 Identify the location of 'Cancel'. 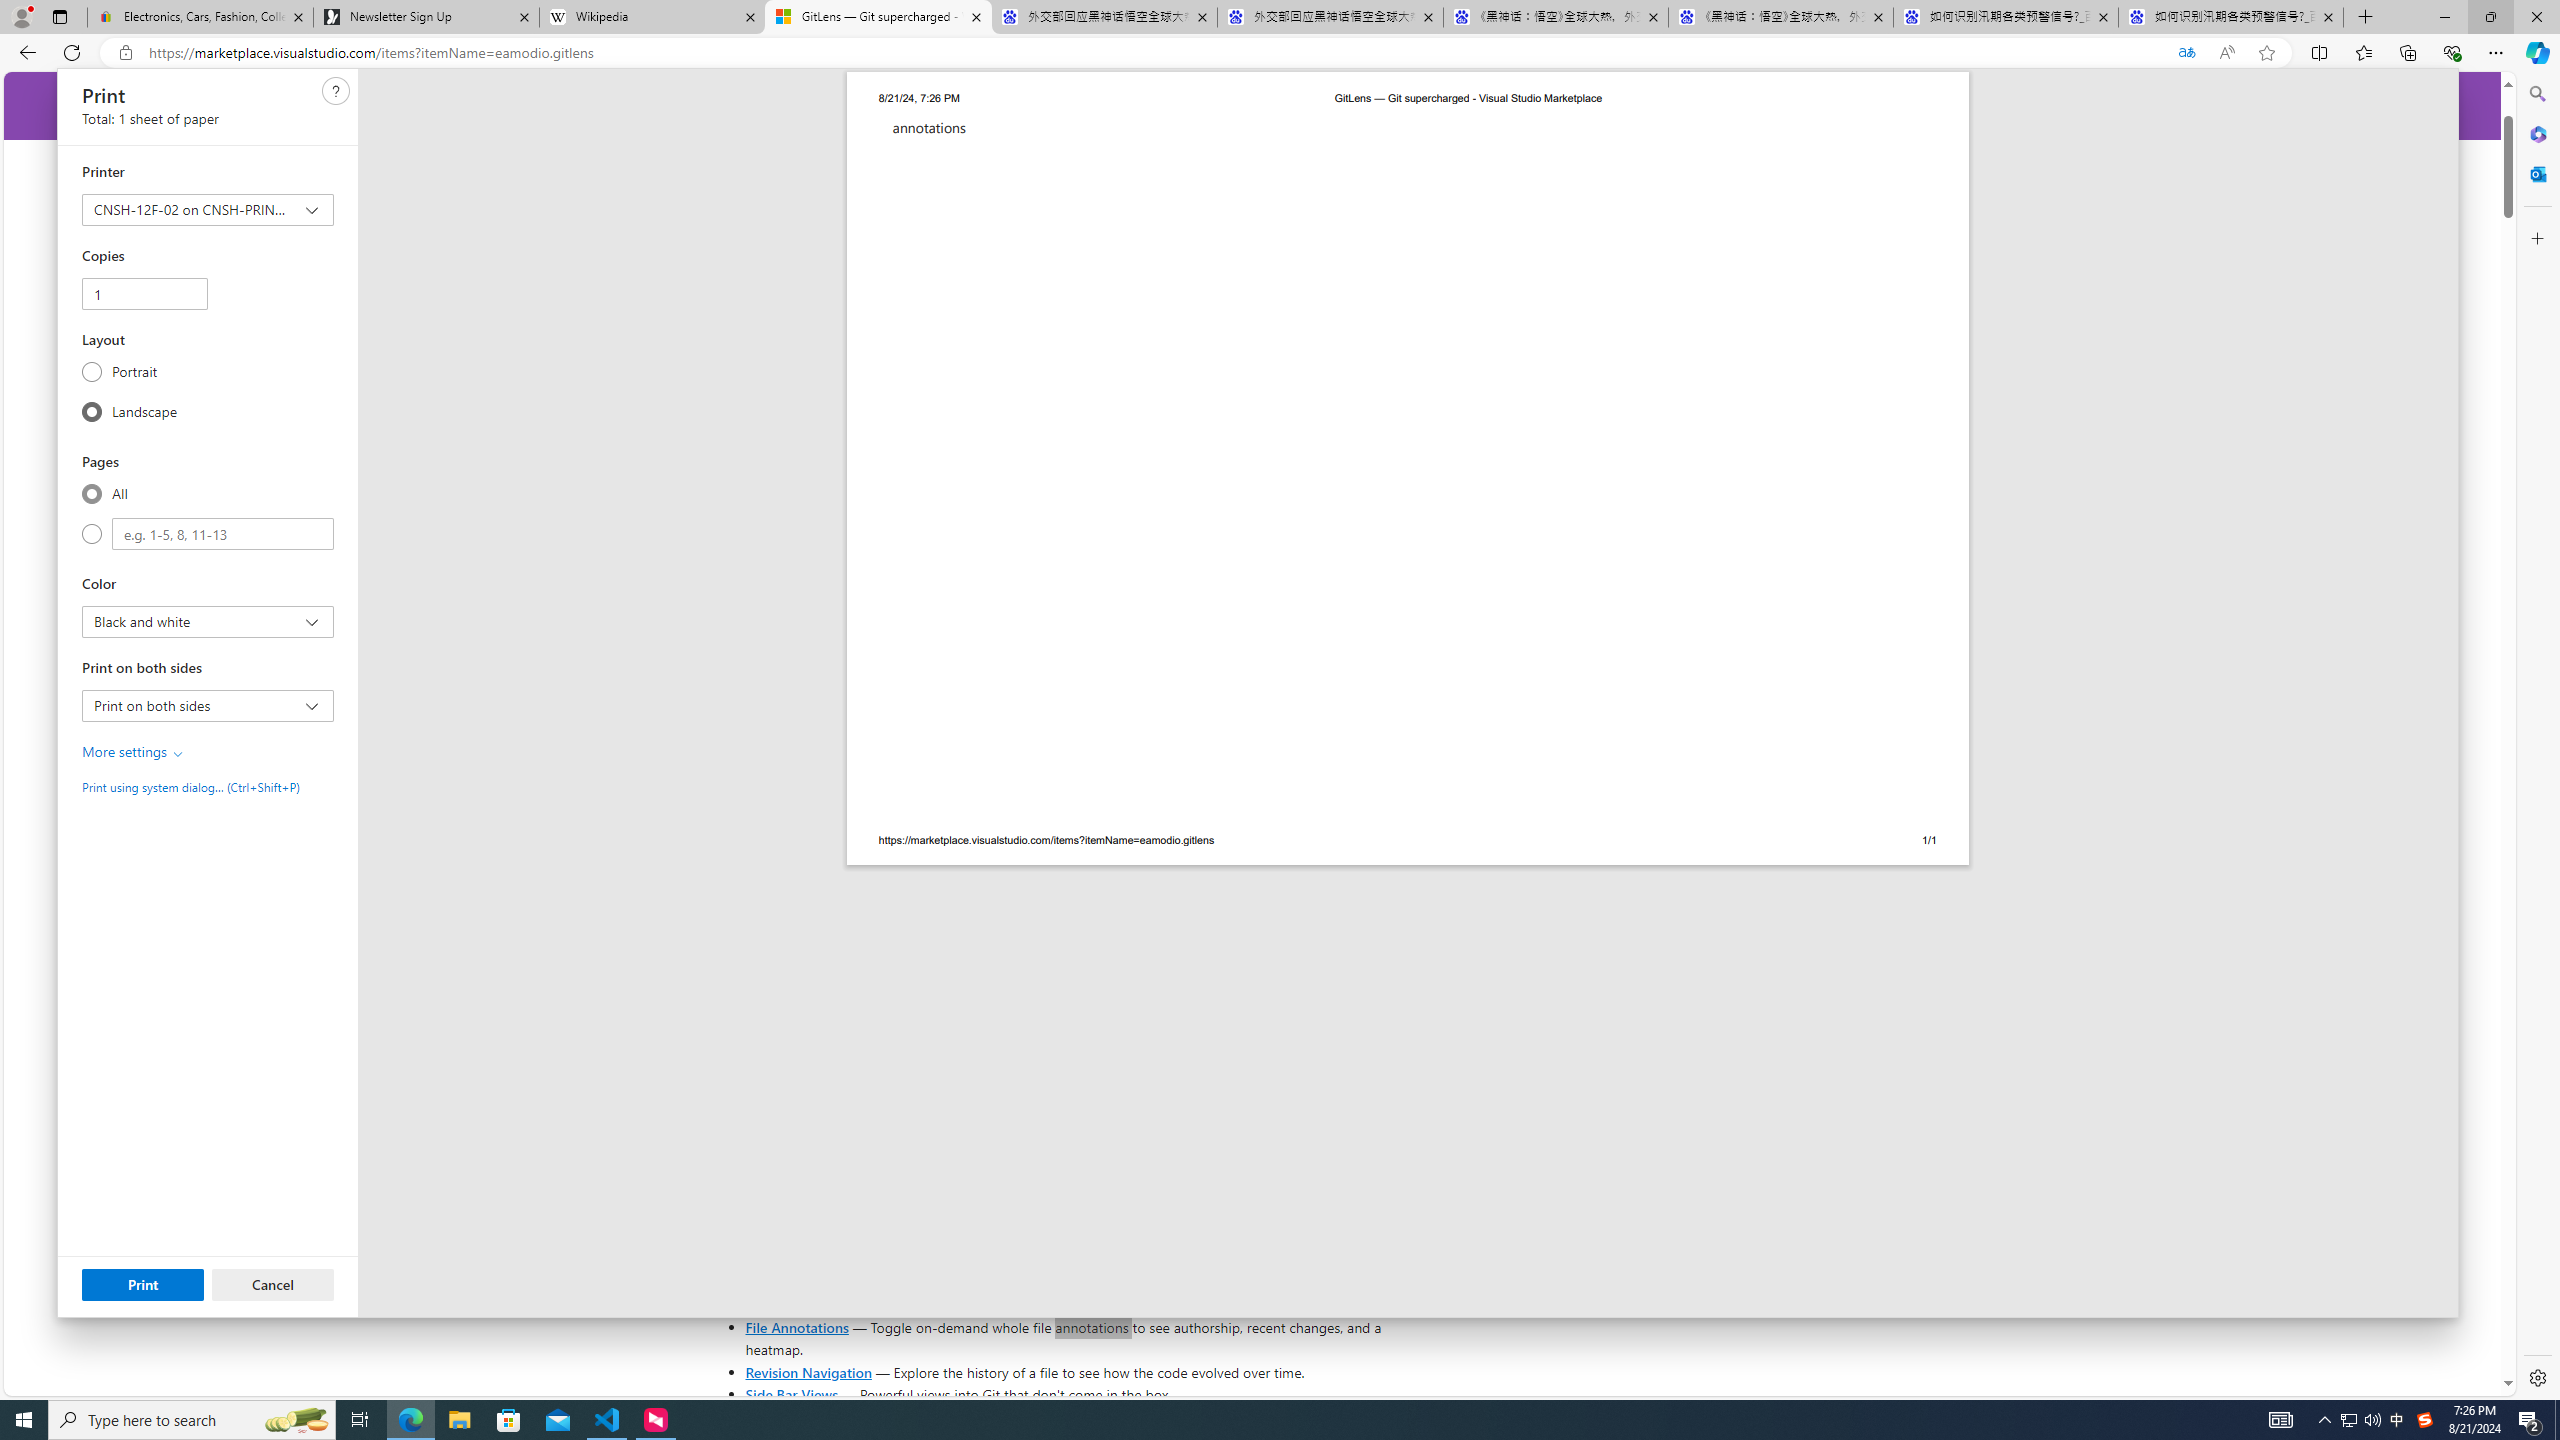
(272, 1283).